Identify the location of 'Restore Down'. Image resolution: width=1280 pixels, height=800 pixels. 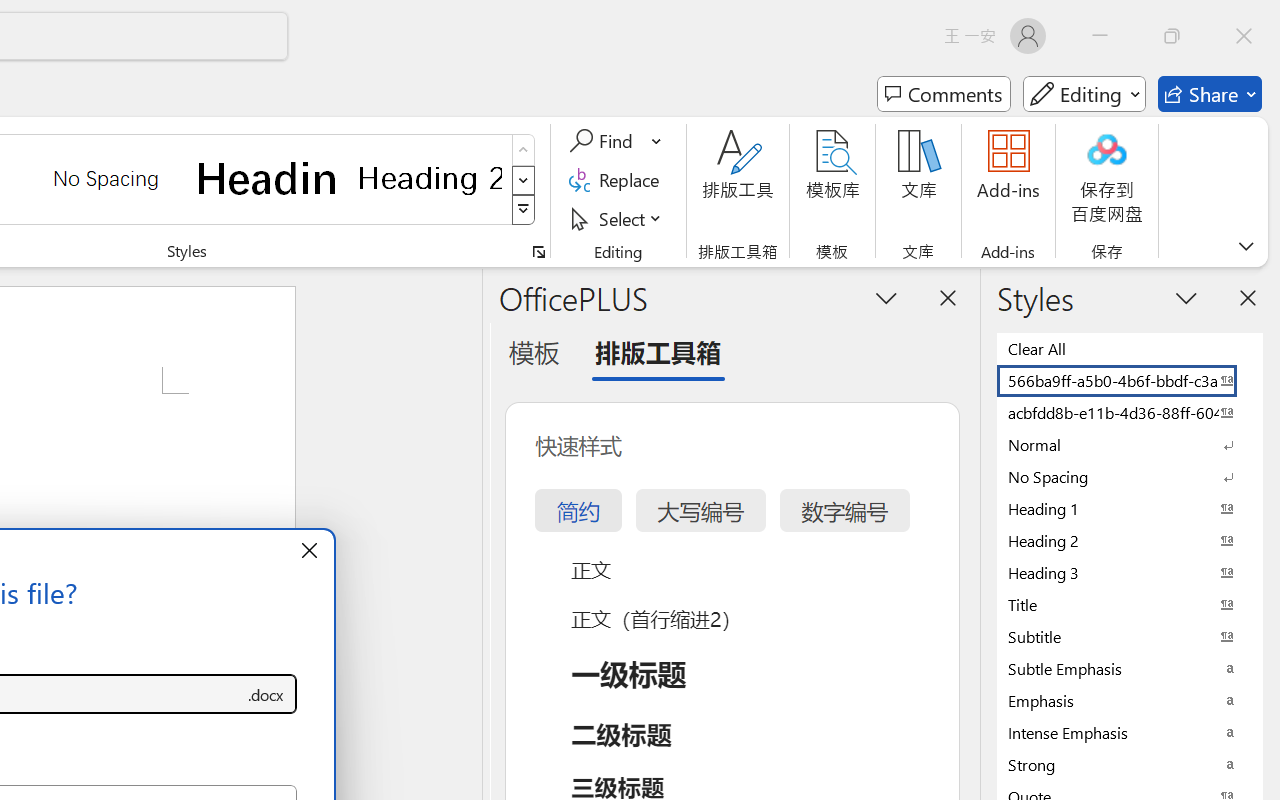
(1172, 35).